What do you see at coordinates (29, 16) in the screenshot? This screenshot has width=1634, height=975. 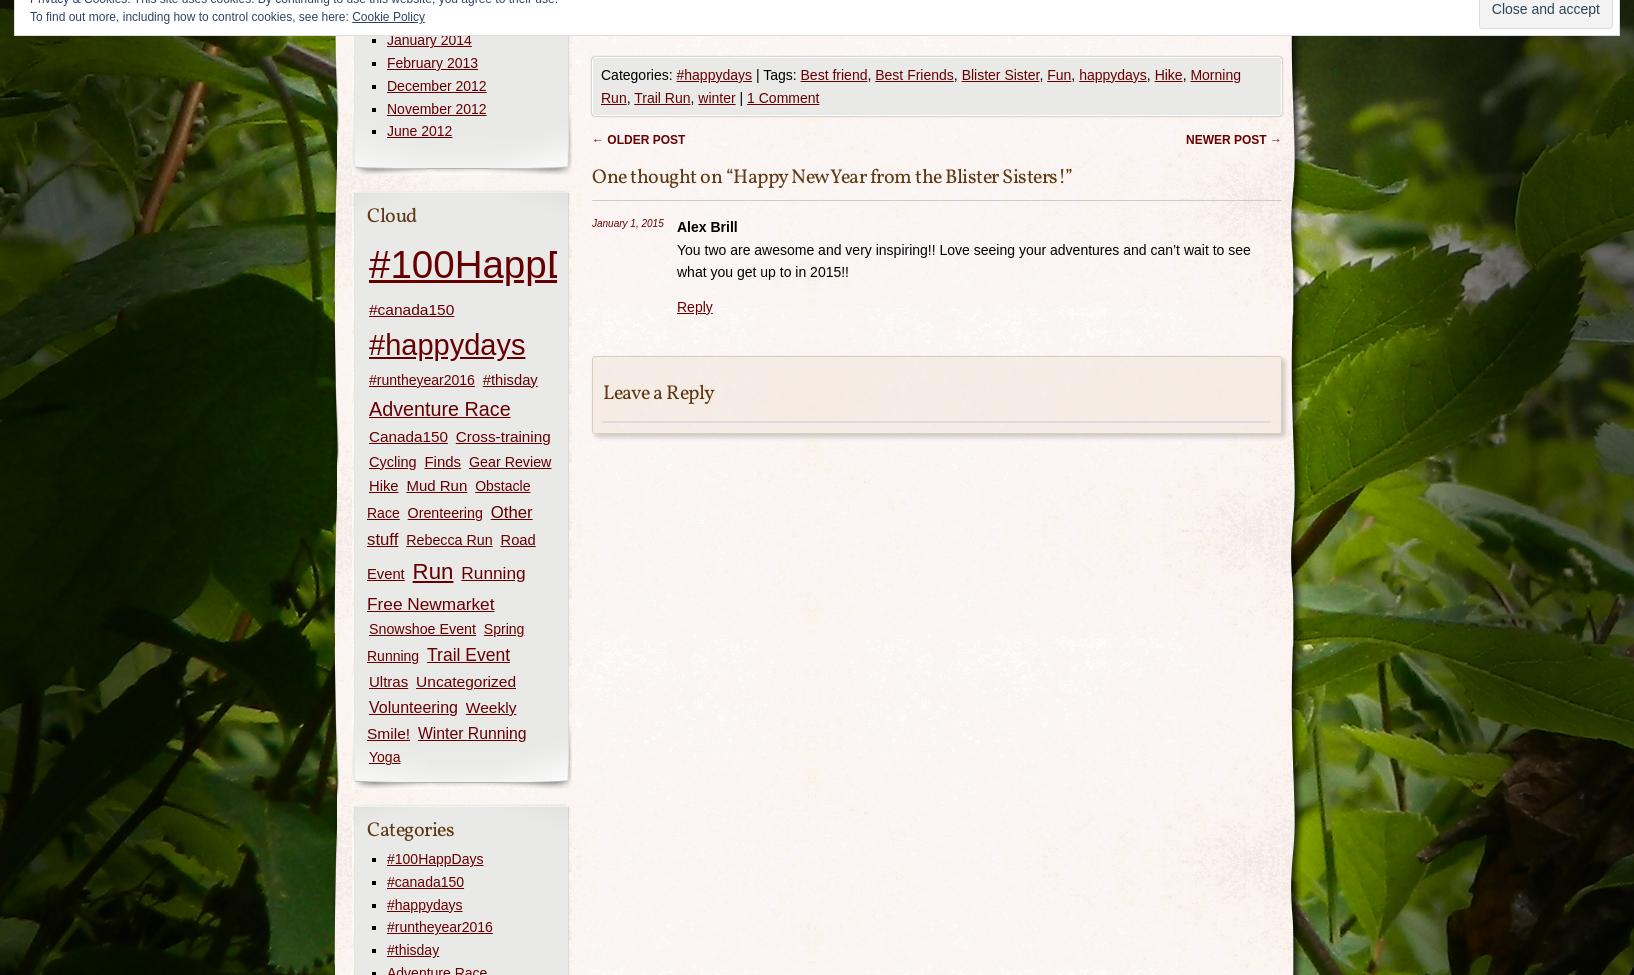 I see `'To find out more, including how to control cookies, see here:'` at bounding box center [29, 16].